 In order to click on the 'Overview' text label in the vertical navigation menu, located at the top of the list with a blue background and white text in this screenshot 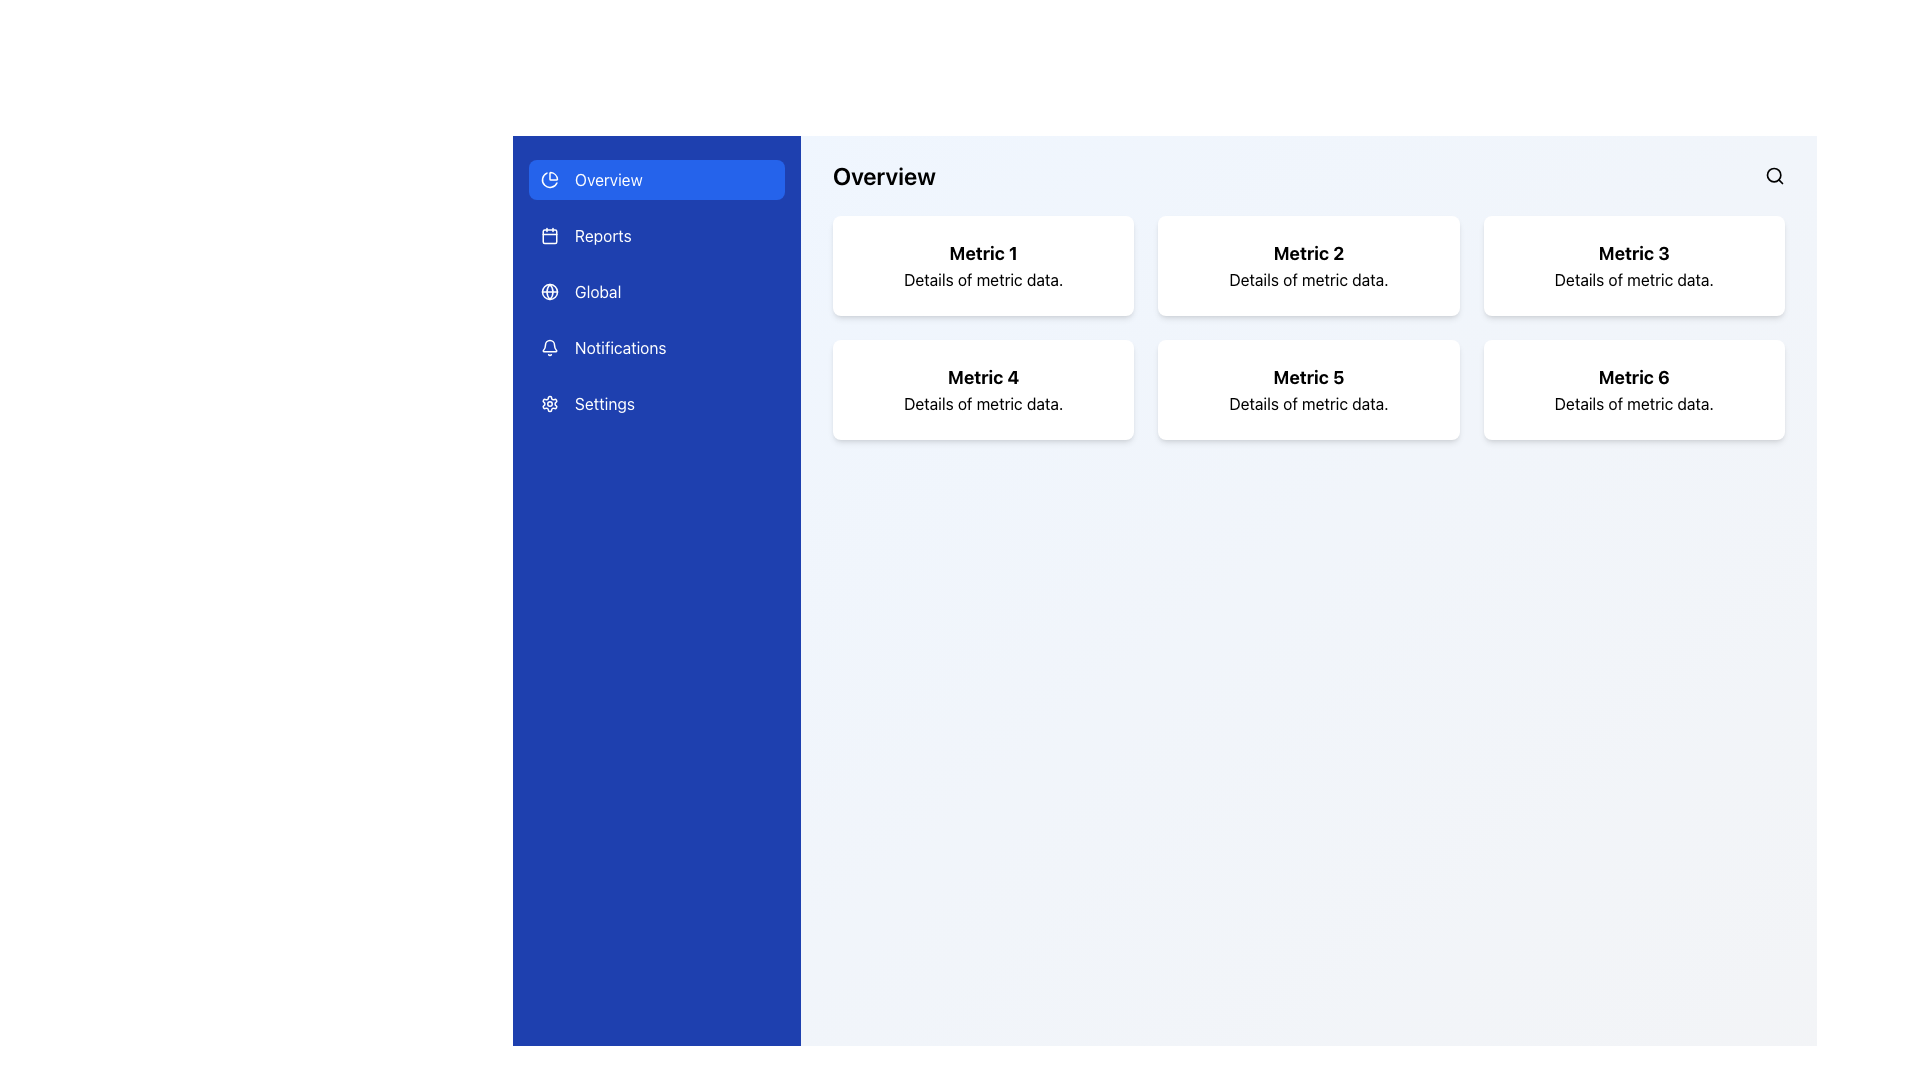, I will do `click(607, 180)`.